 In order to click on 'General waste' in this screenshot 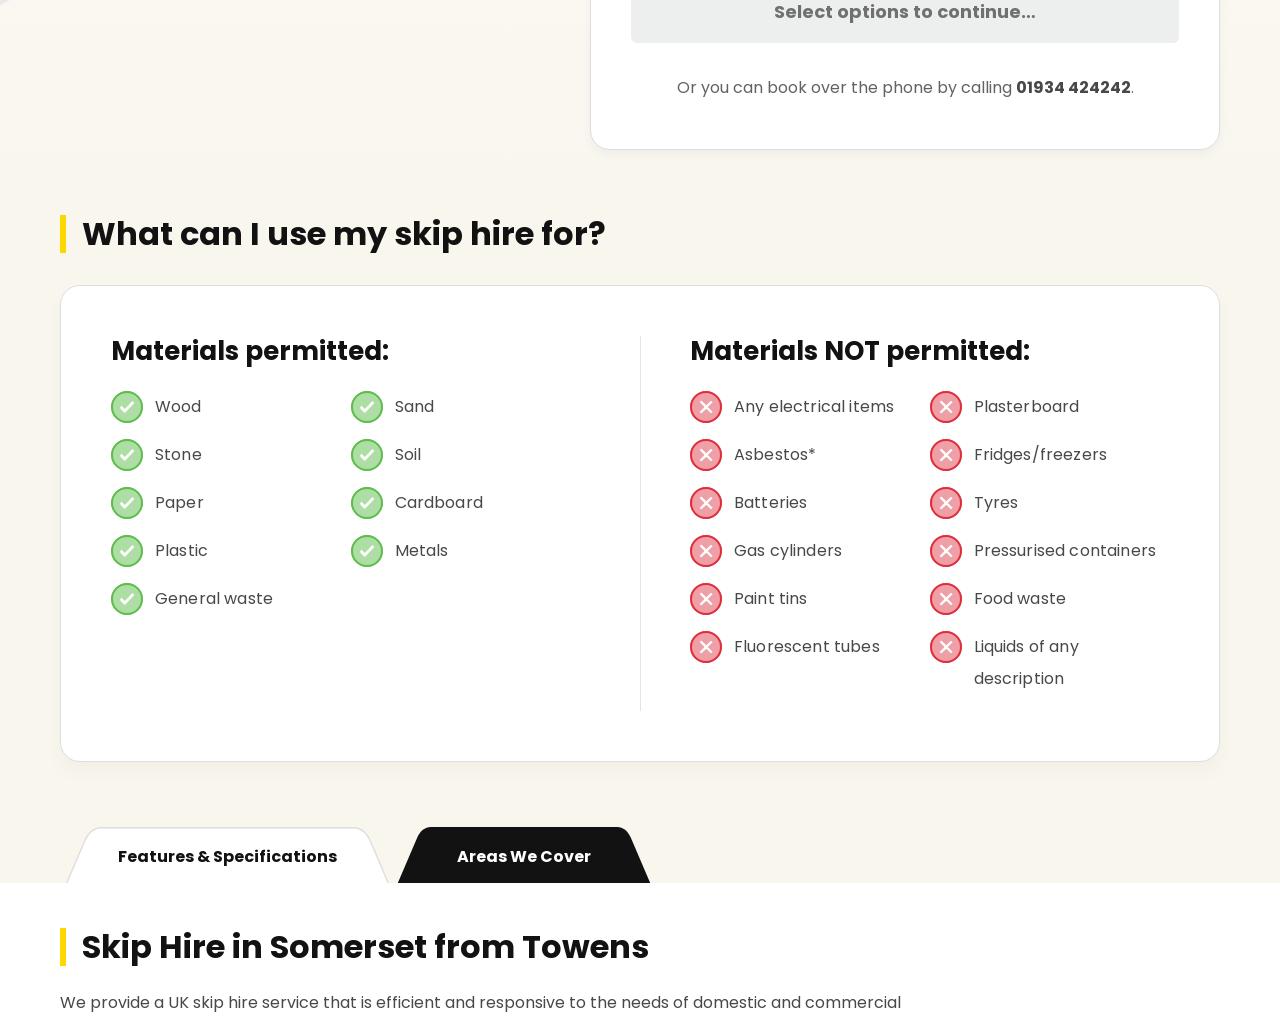, I will do `click(214, 598)`.